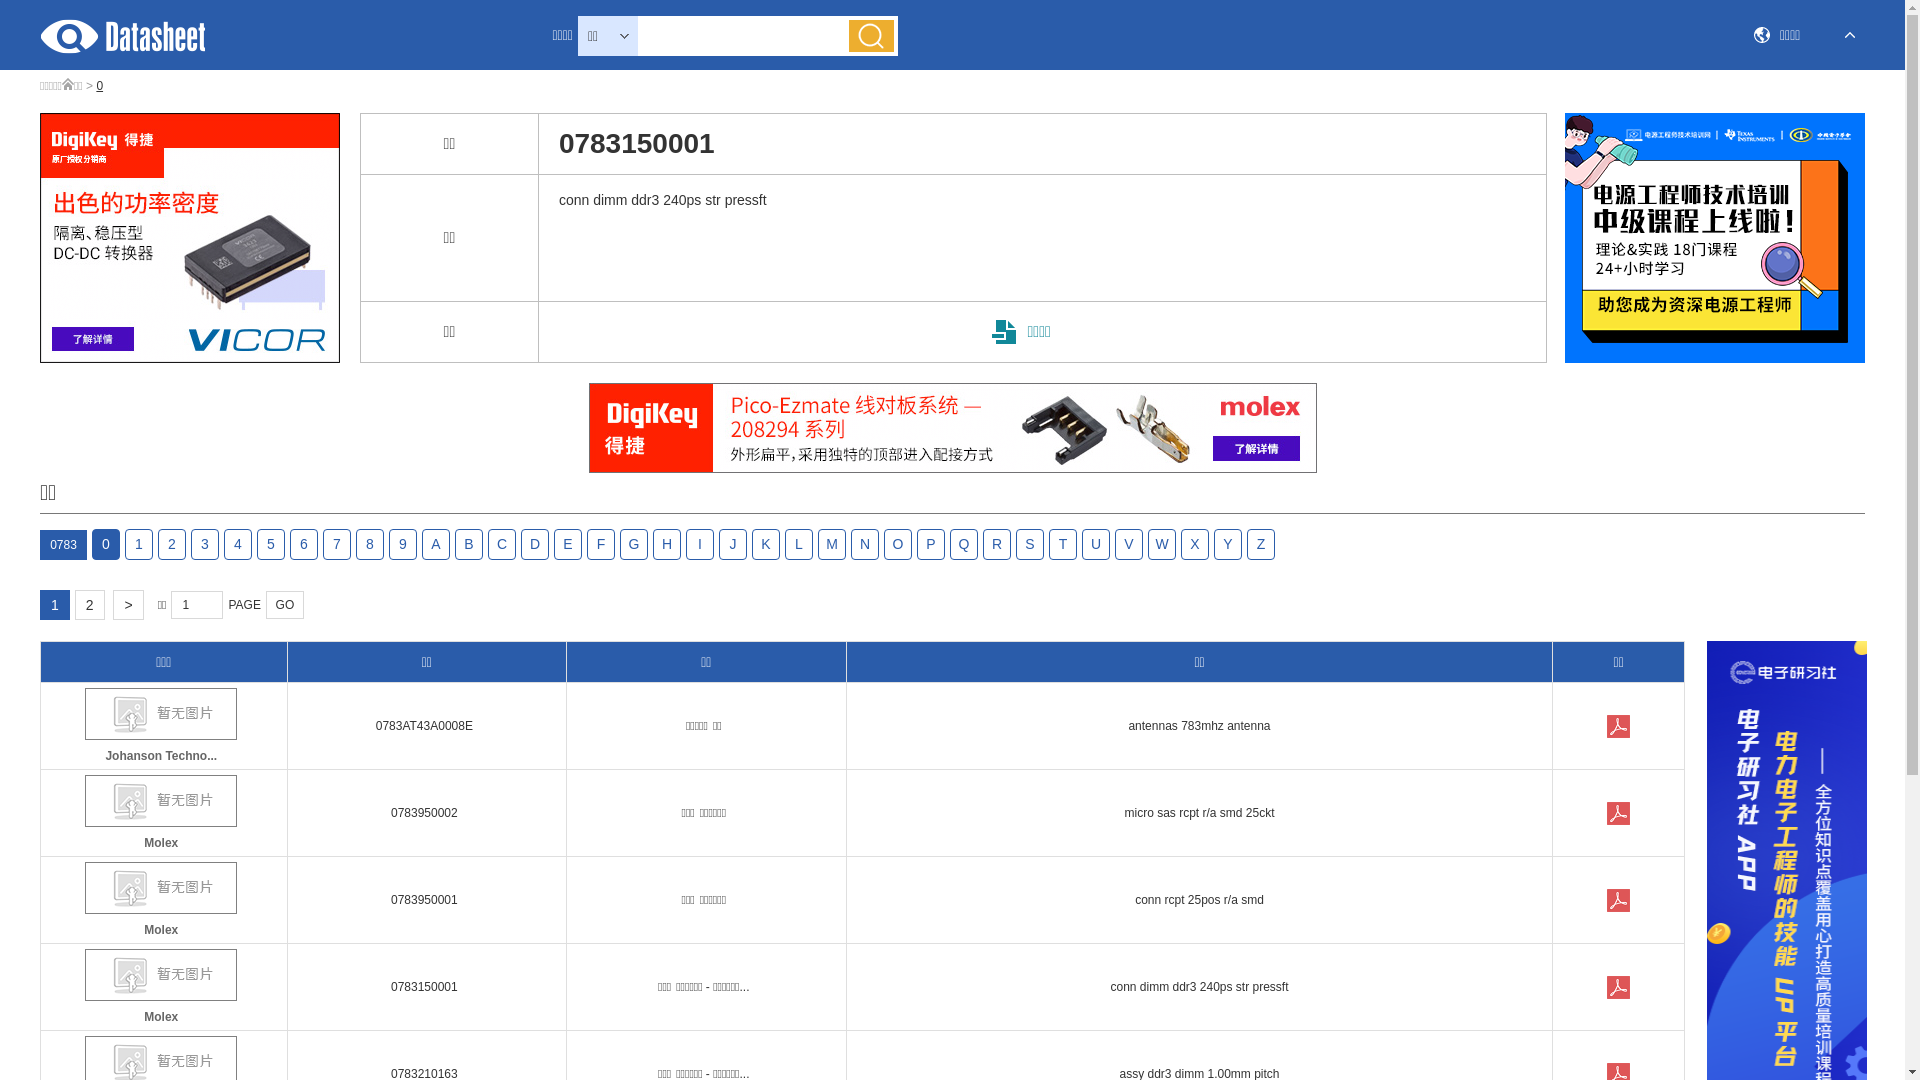 The width and height of the screenshot is (1920, 1080). What do you see at coordinates (1030, 544) in the screenshot?
I see `'S'` at bounding box center [1030, 544].